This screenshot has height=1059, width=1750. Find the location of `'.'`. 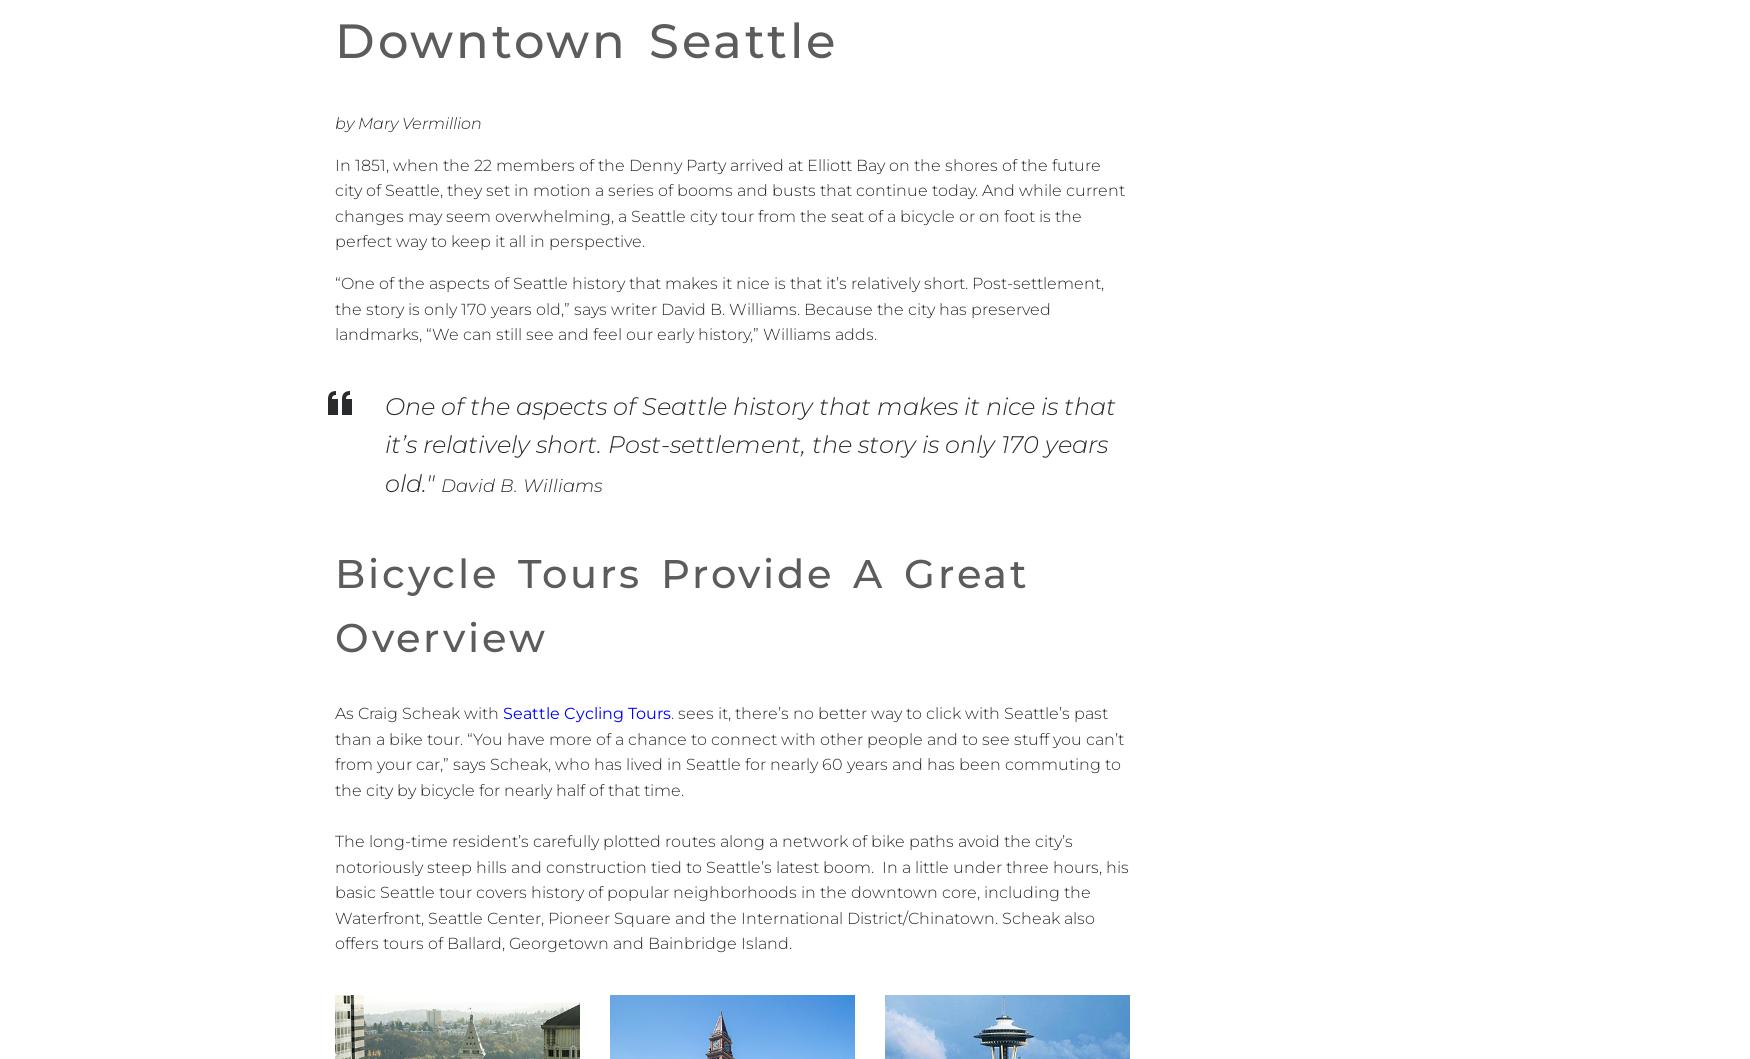

'.' is located at coordinates (669, 712).